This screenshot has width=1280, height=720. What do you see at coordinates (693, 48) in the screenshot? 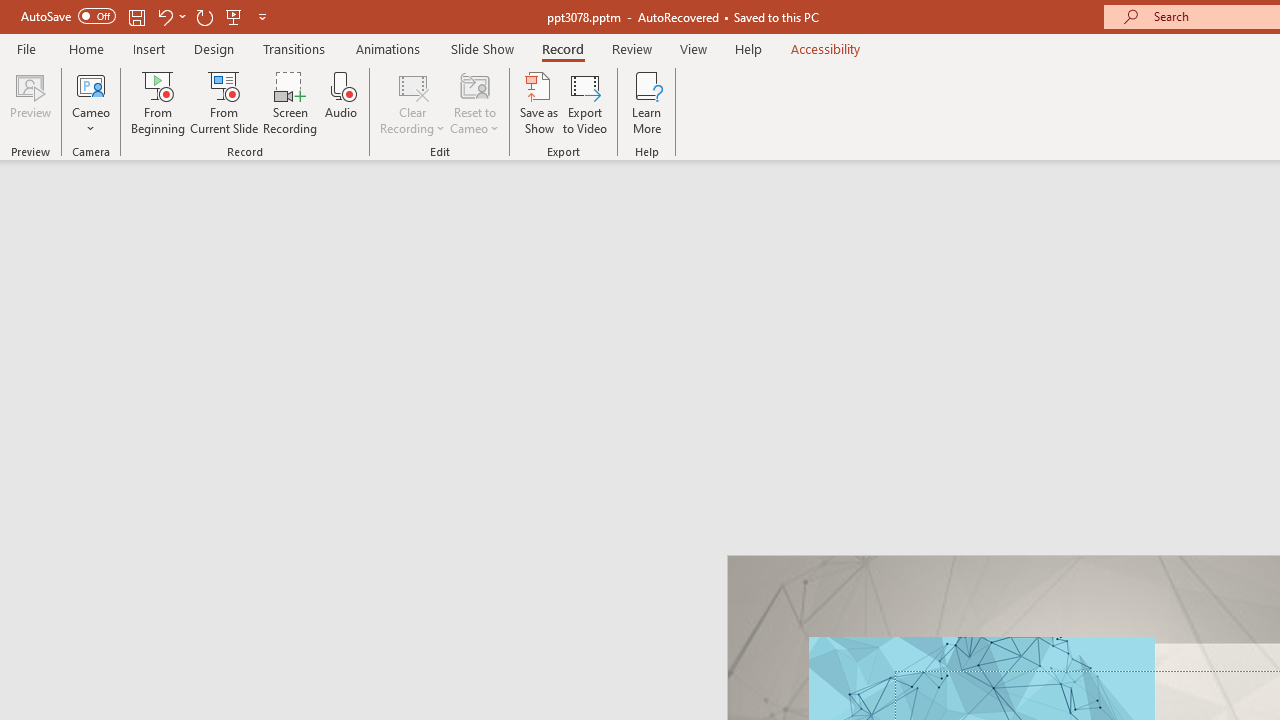
I see `'View'` at bounding box center [693, 48].